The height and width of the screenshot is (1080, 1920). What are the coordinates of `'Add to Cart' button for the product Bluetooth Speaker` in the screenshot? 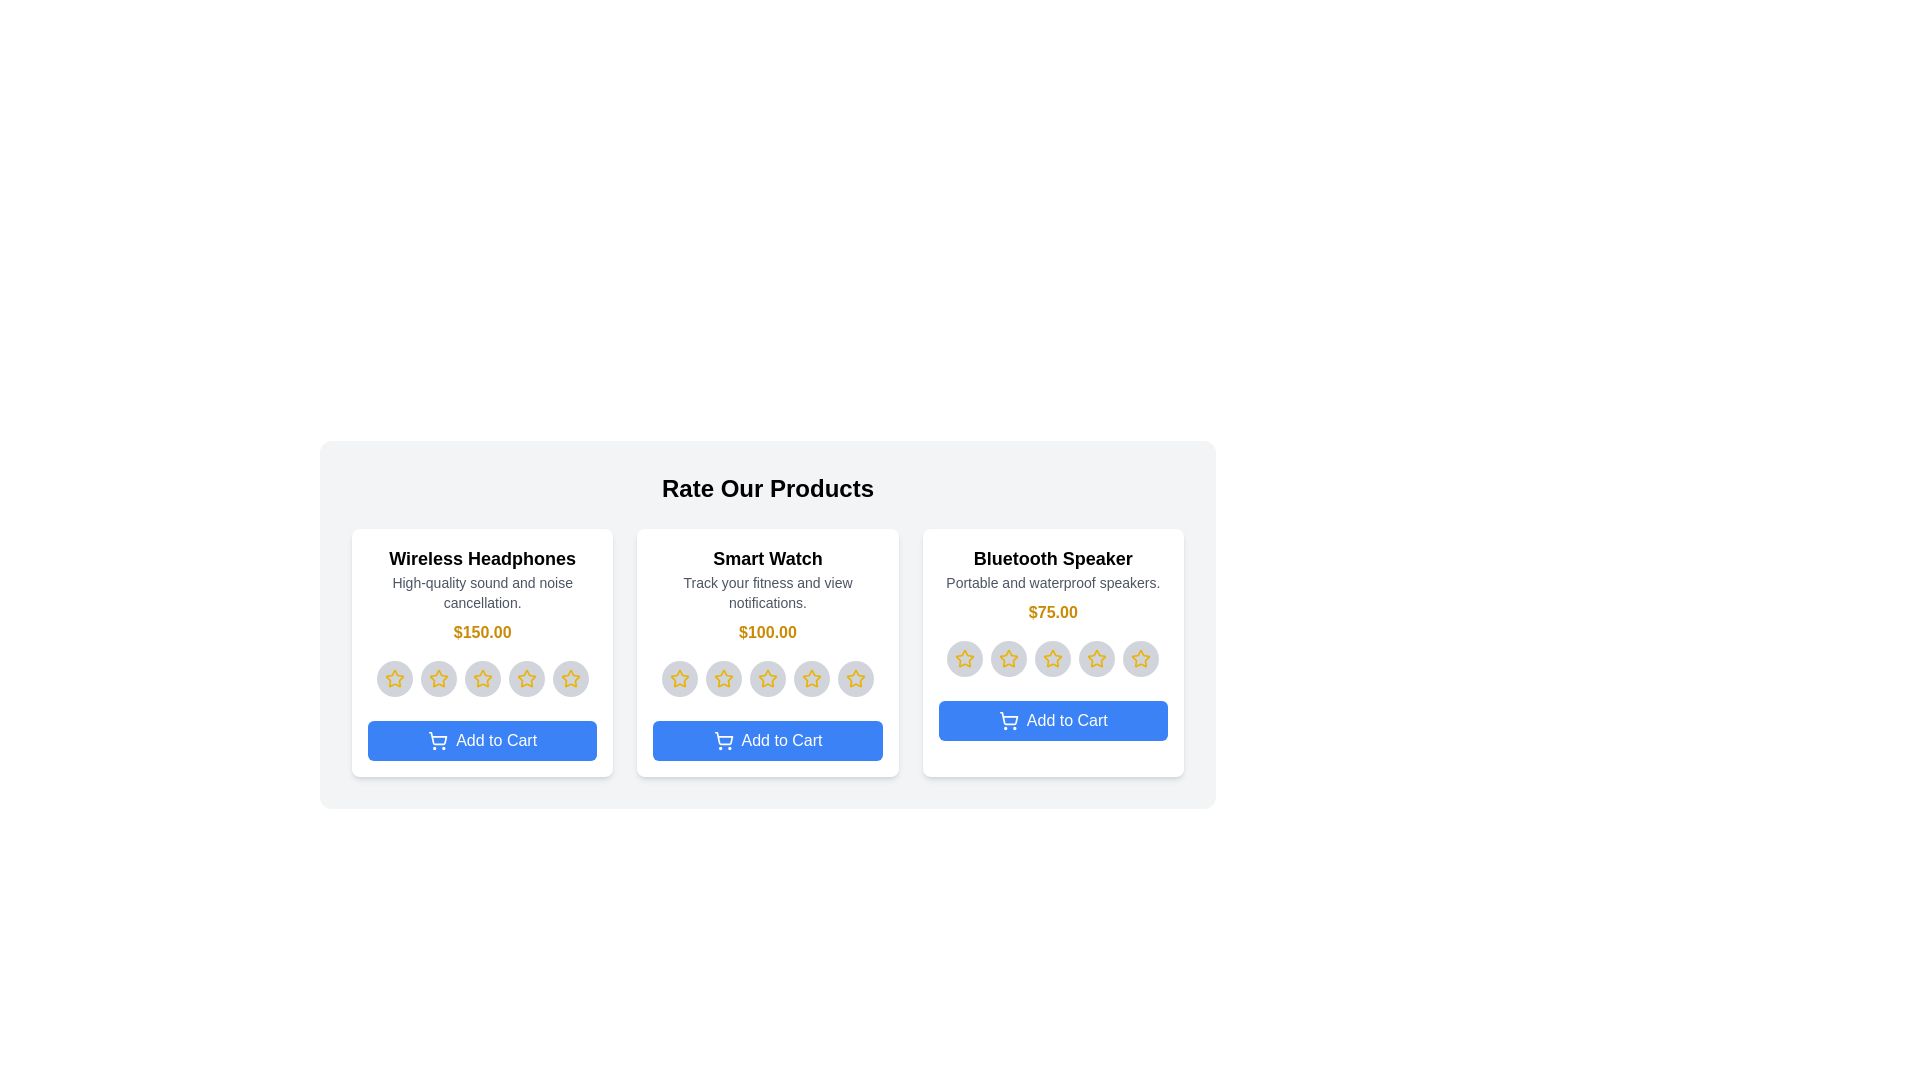 It's located at (1052, 721).